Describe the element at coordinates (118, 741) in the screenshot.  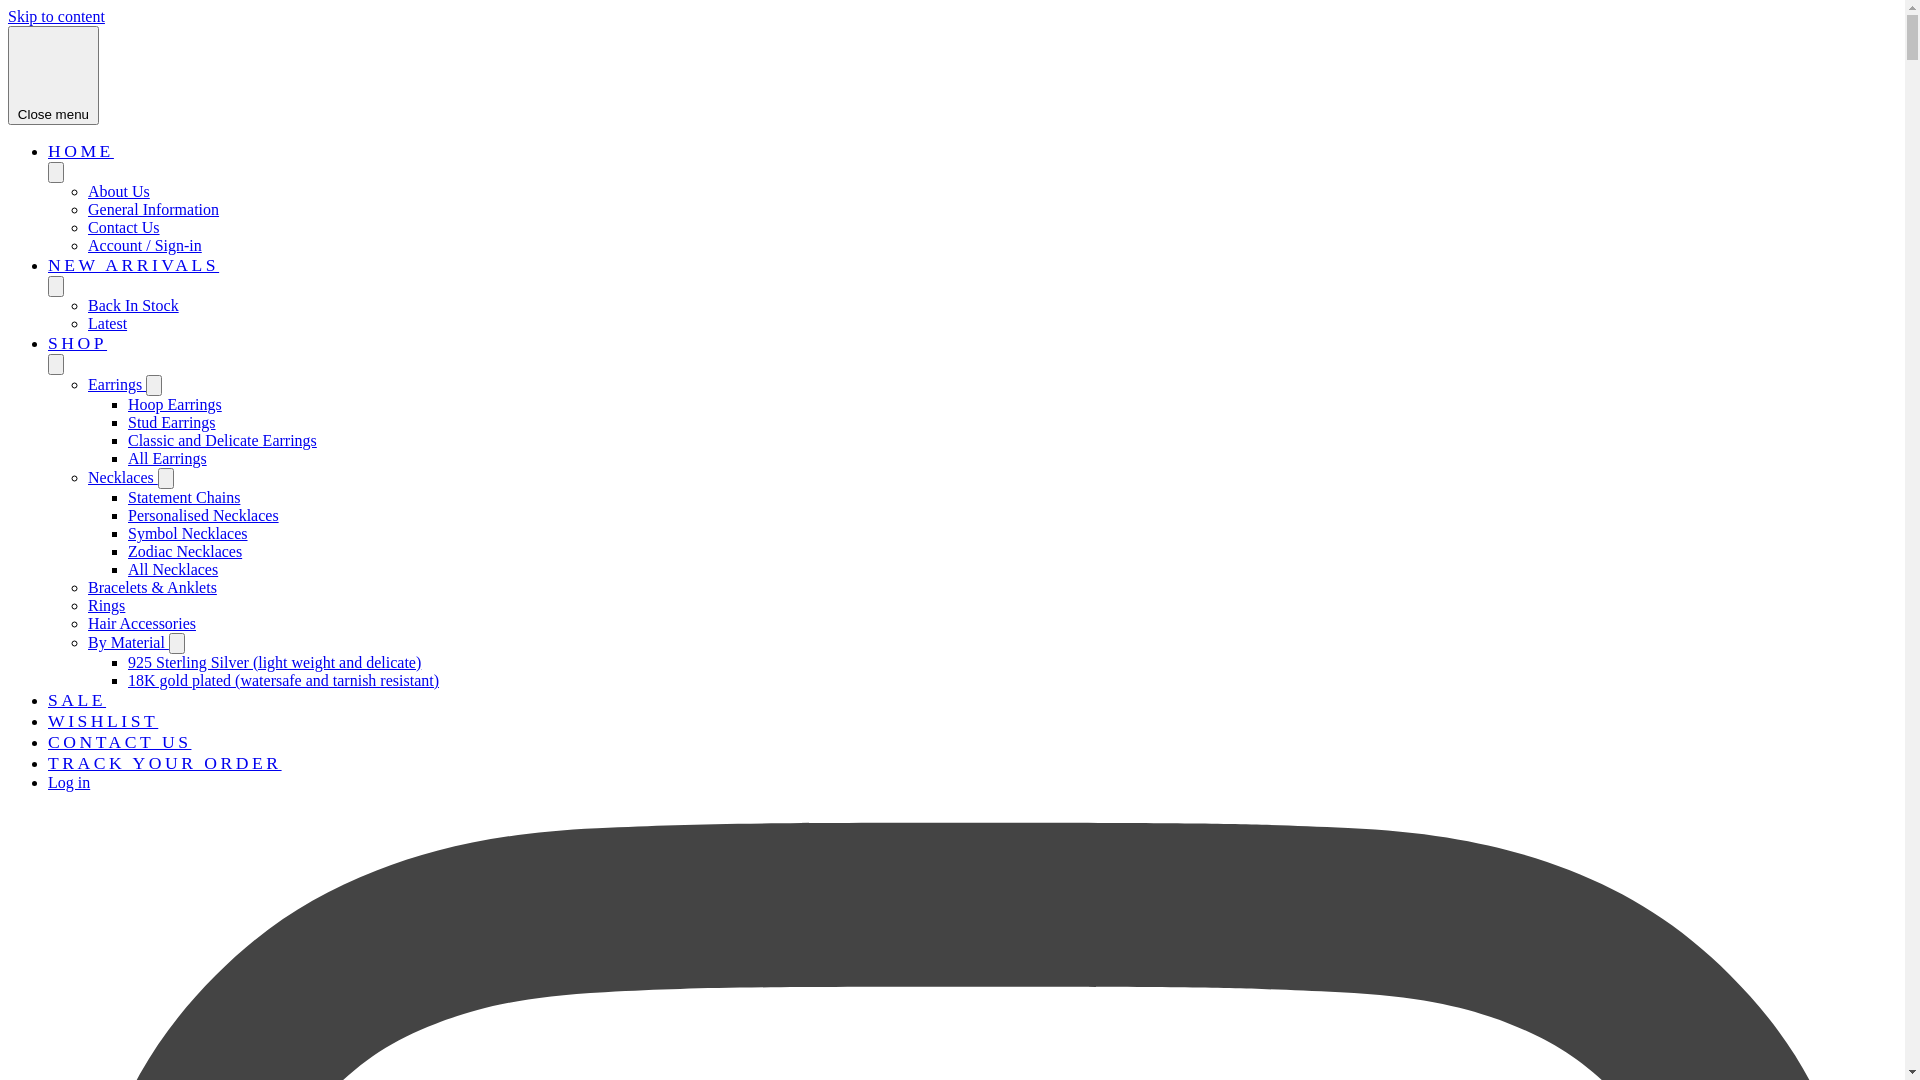
I see `'CONTACT US'` at that location.